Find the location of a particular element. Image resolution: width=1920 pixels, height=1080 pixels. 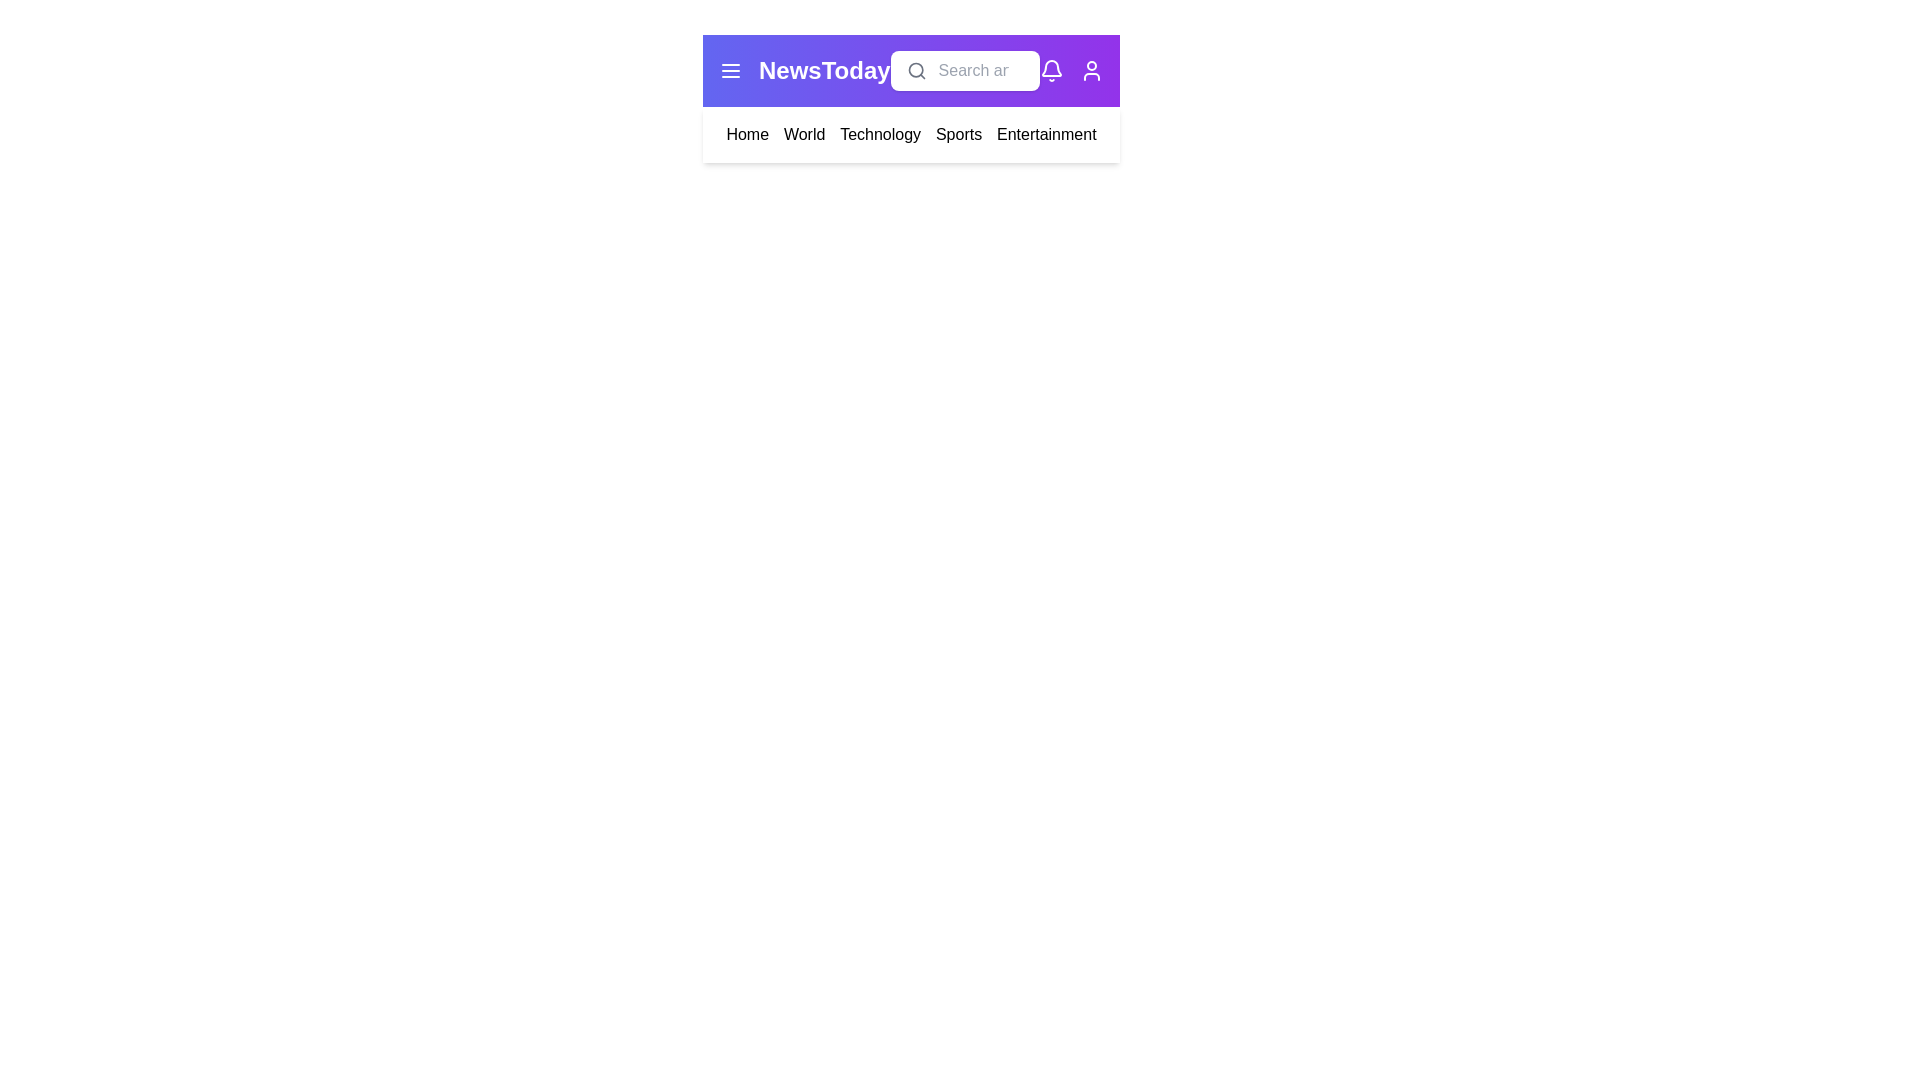

the navigation link for Sports is located at coordinates (958, 135).